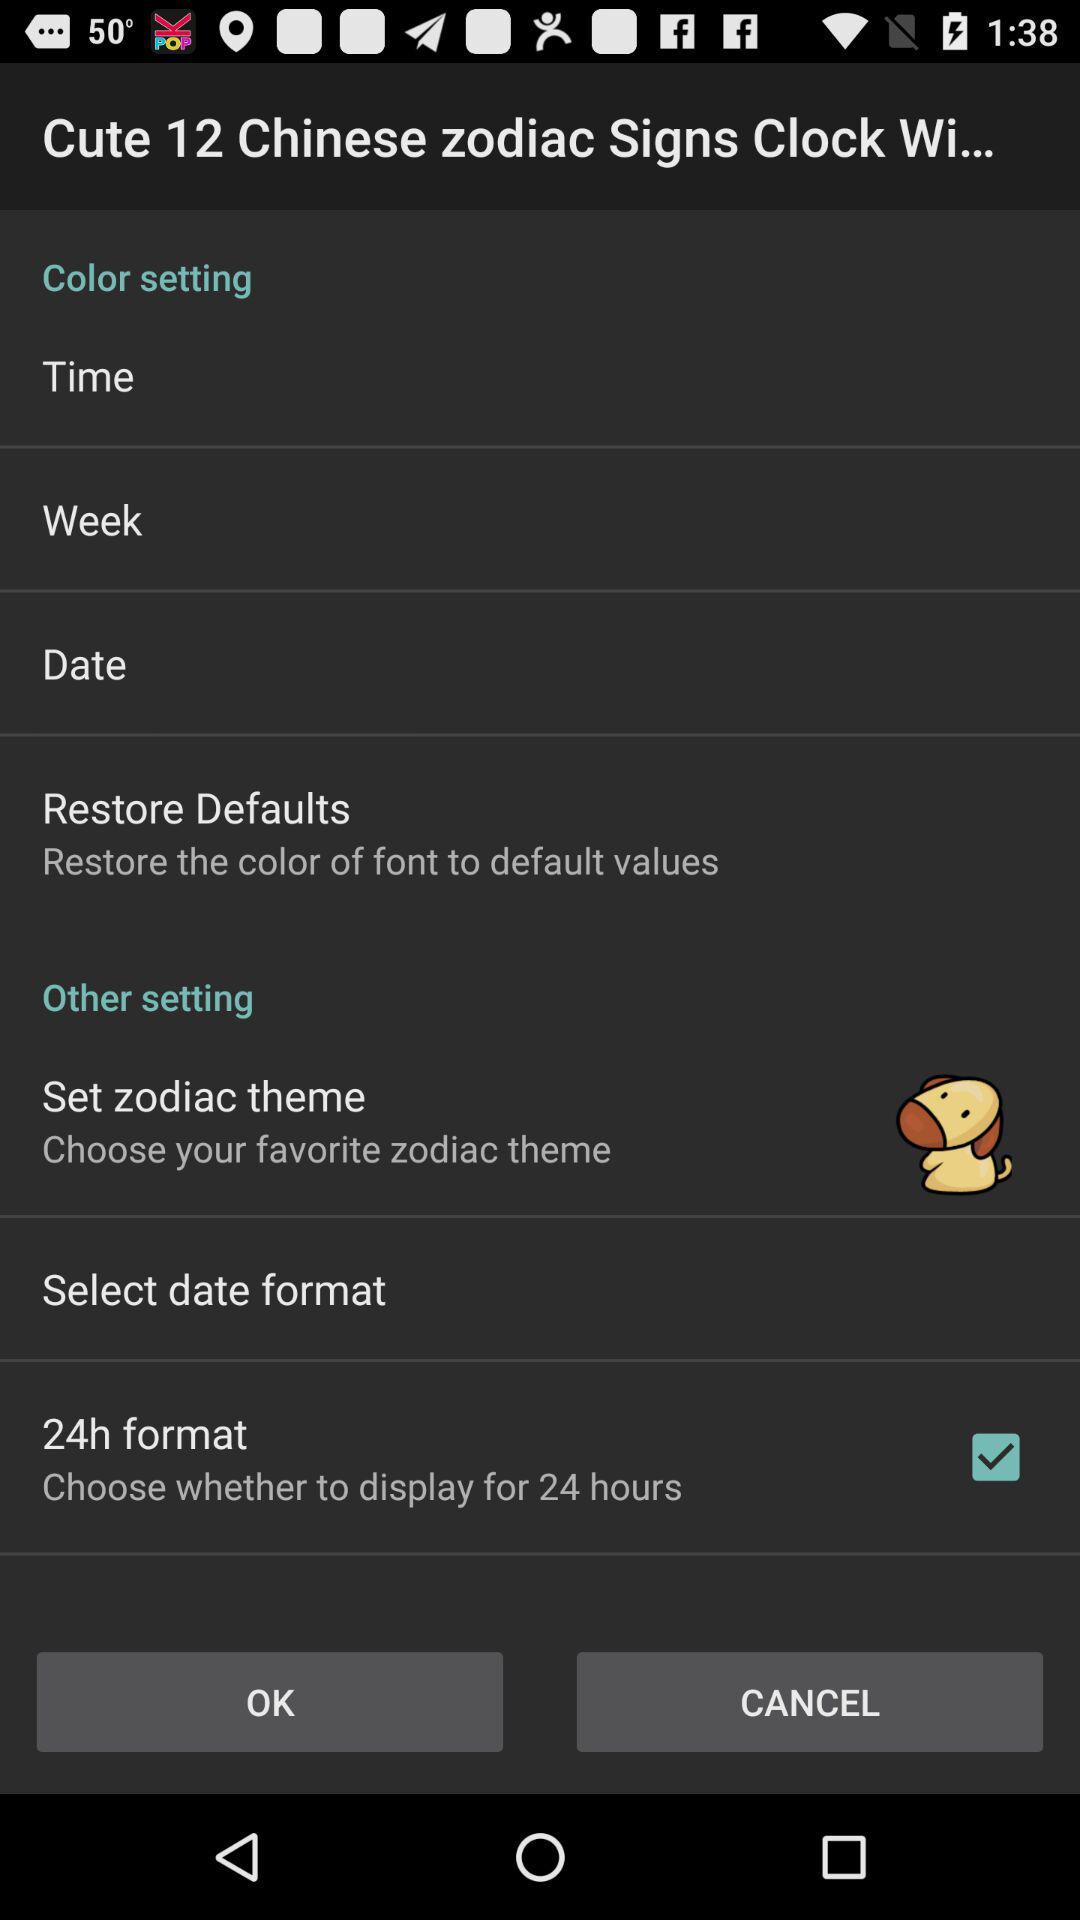  Describe the element at coordinates (380, 860) in the screenshot. I see `icon above other setting` at that location.